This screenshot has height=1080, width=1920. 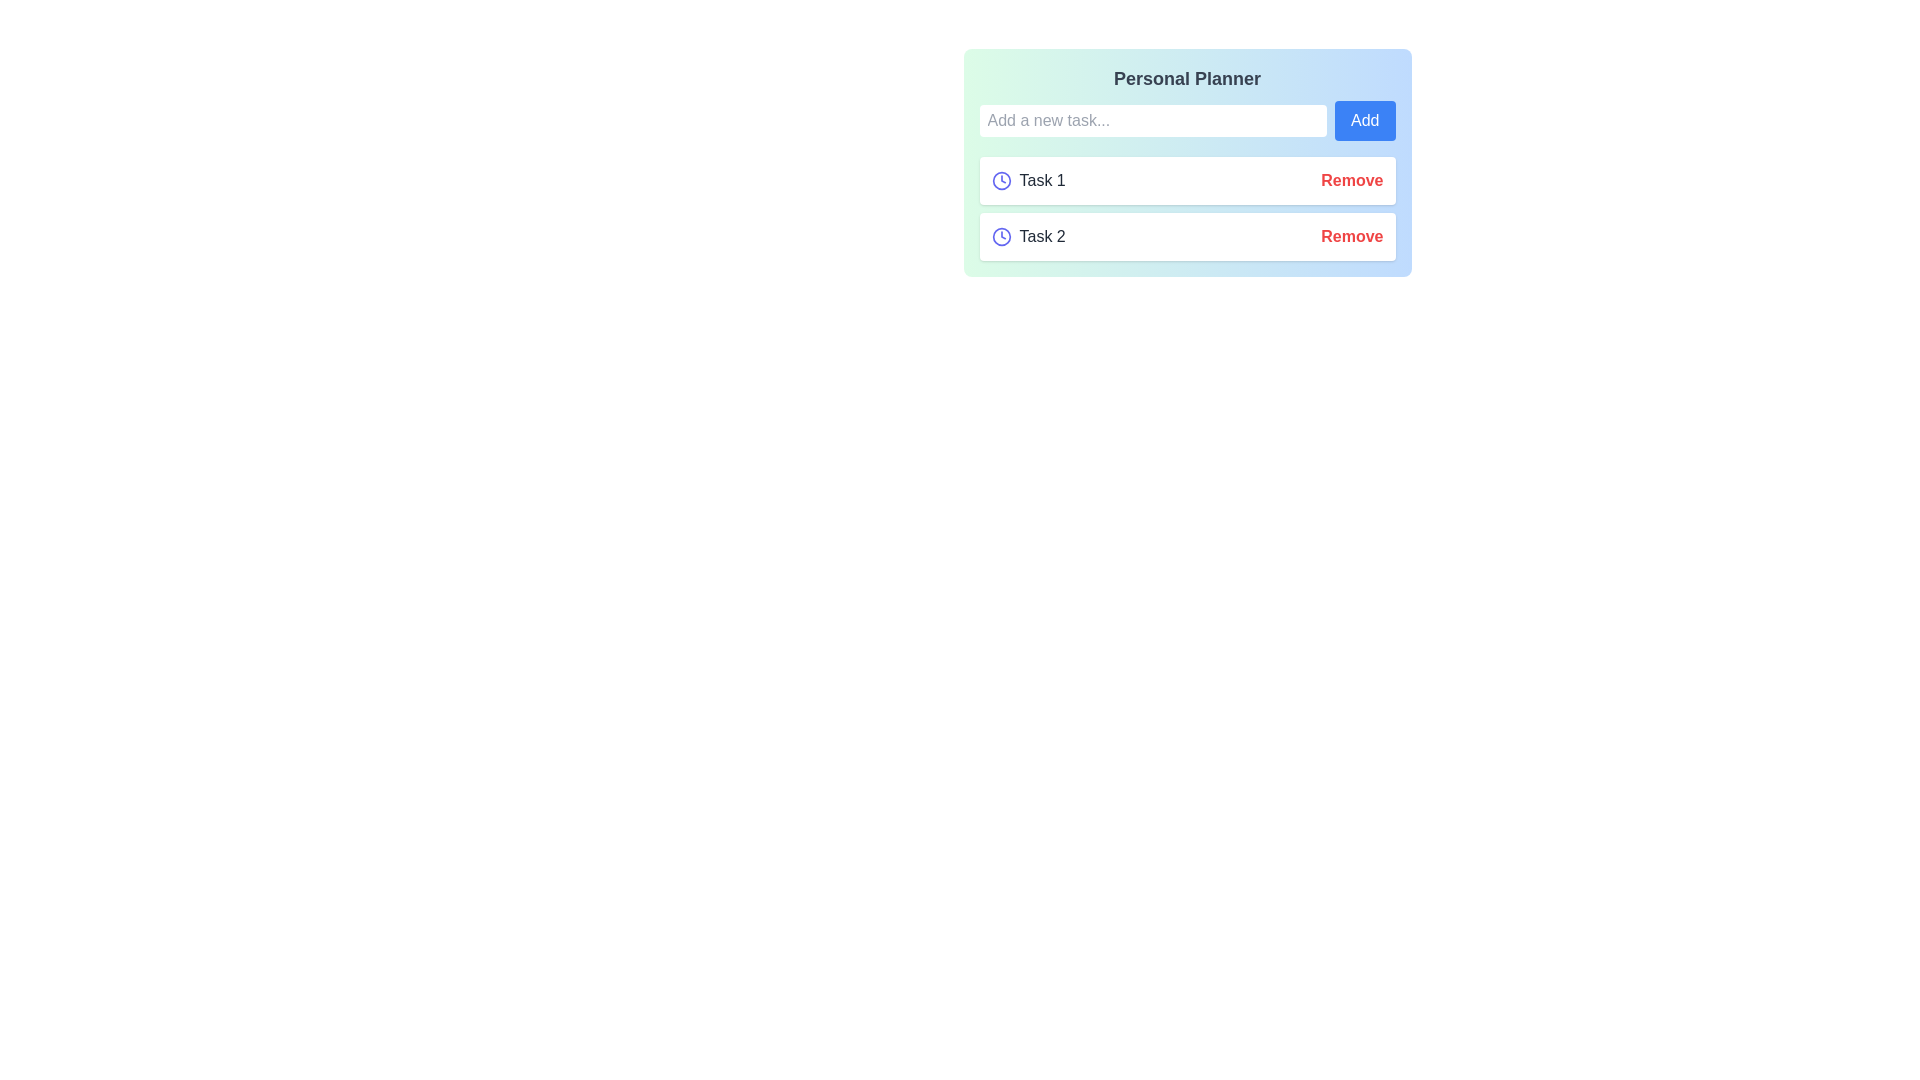 What do you see at coordinates (1364, 120) in the screenshot?
I see `the button labeled Add to observe visual feedback` at bounding box center [1364, 120].